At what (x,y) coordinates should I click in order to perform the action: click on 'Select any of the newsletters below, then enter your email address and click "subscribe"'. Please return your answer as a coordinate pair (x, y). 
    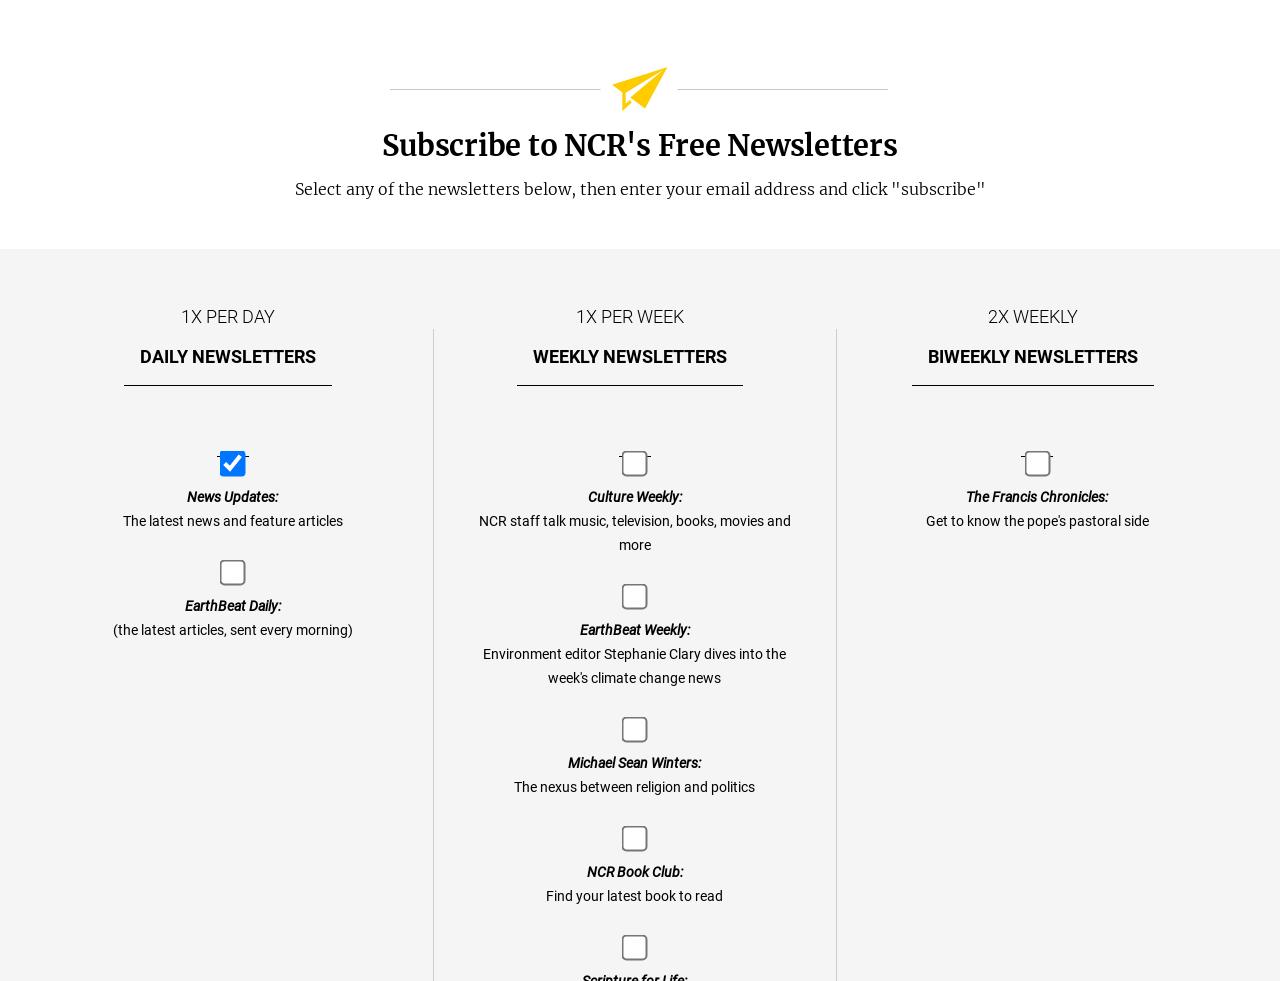
    Looking at the image, I should click on (293, 186).